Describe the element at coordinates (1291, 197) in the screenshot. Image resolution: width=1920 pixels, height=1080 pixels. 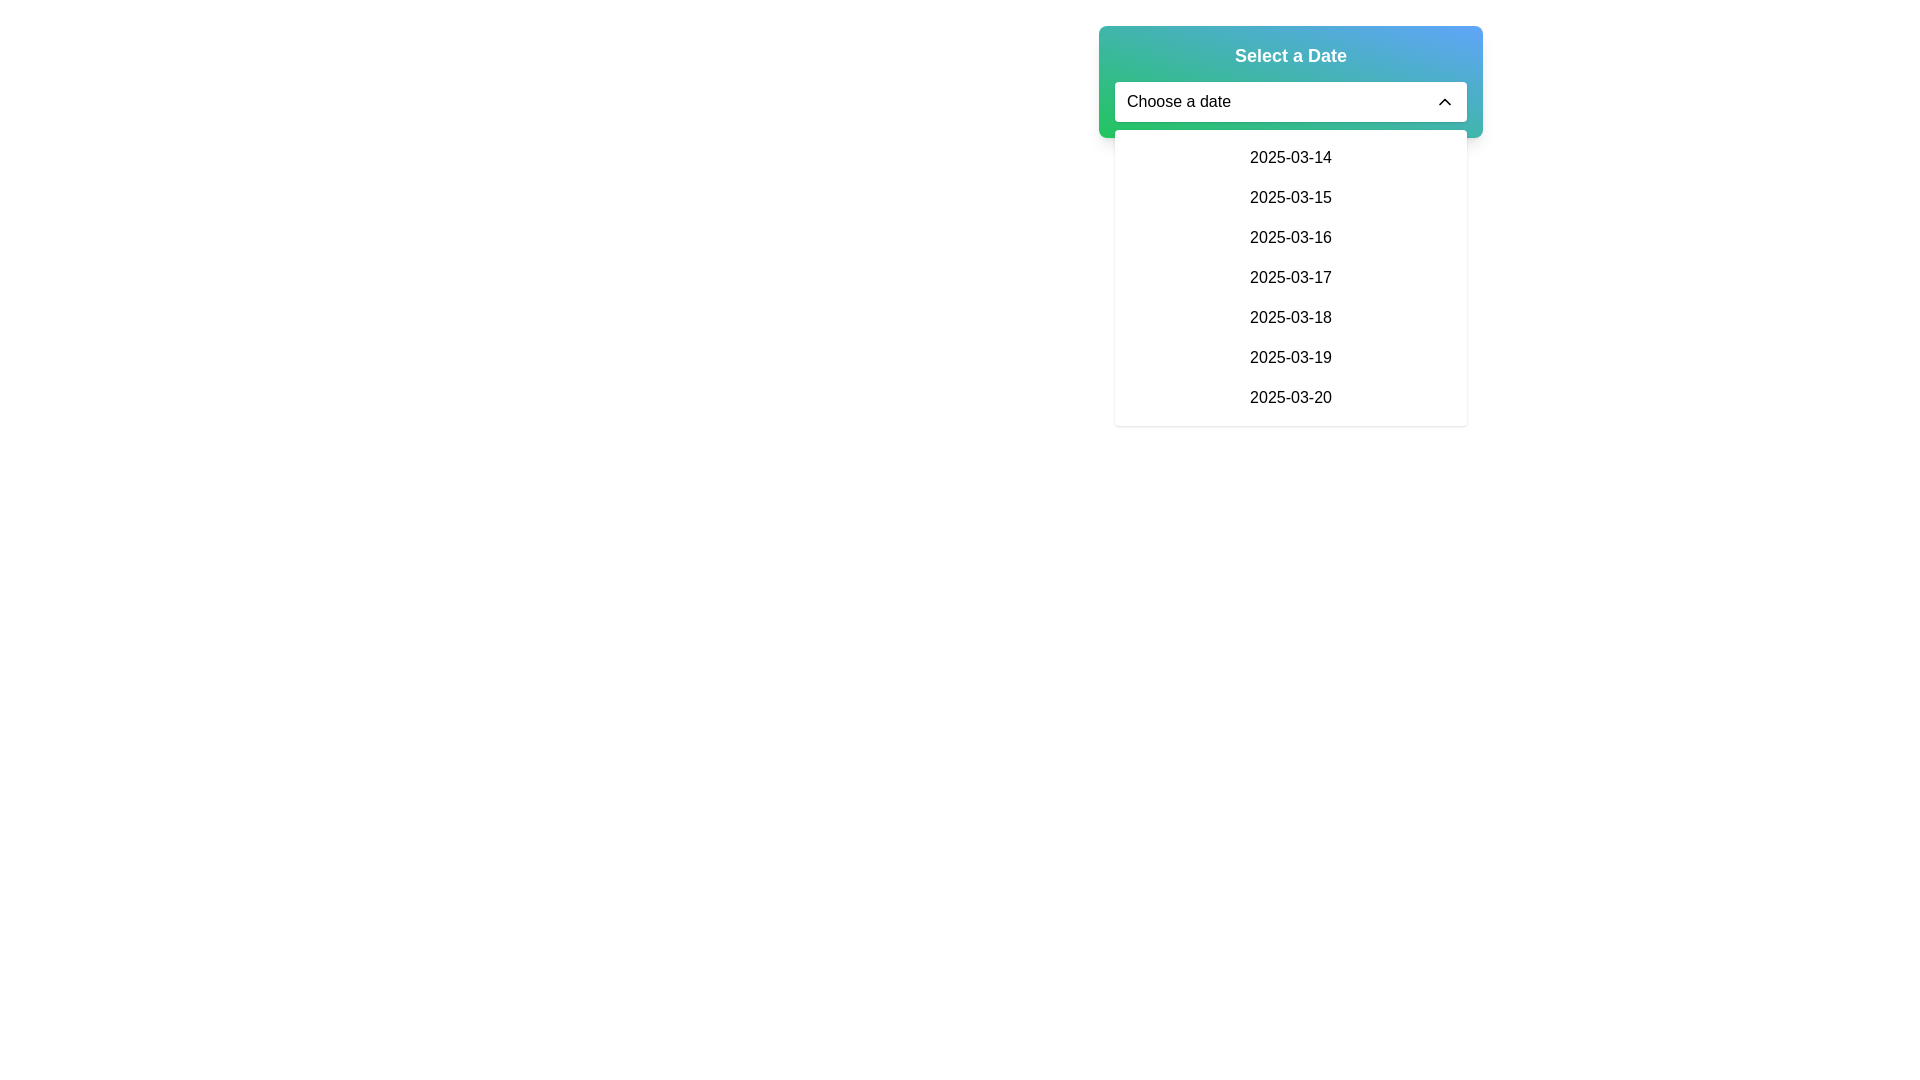
I see `to select the date '2025-03-15' from the dropdown list of dates, which is the second option in the list` at that location.